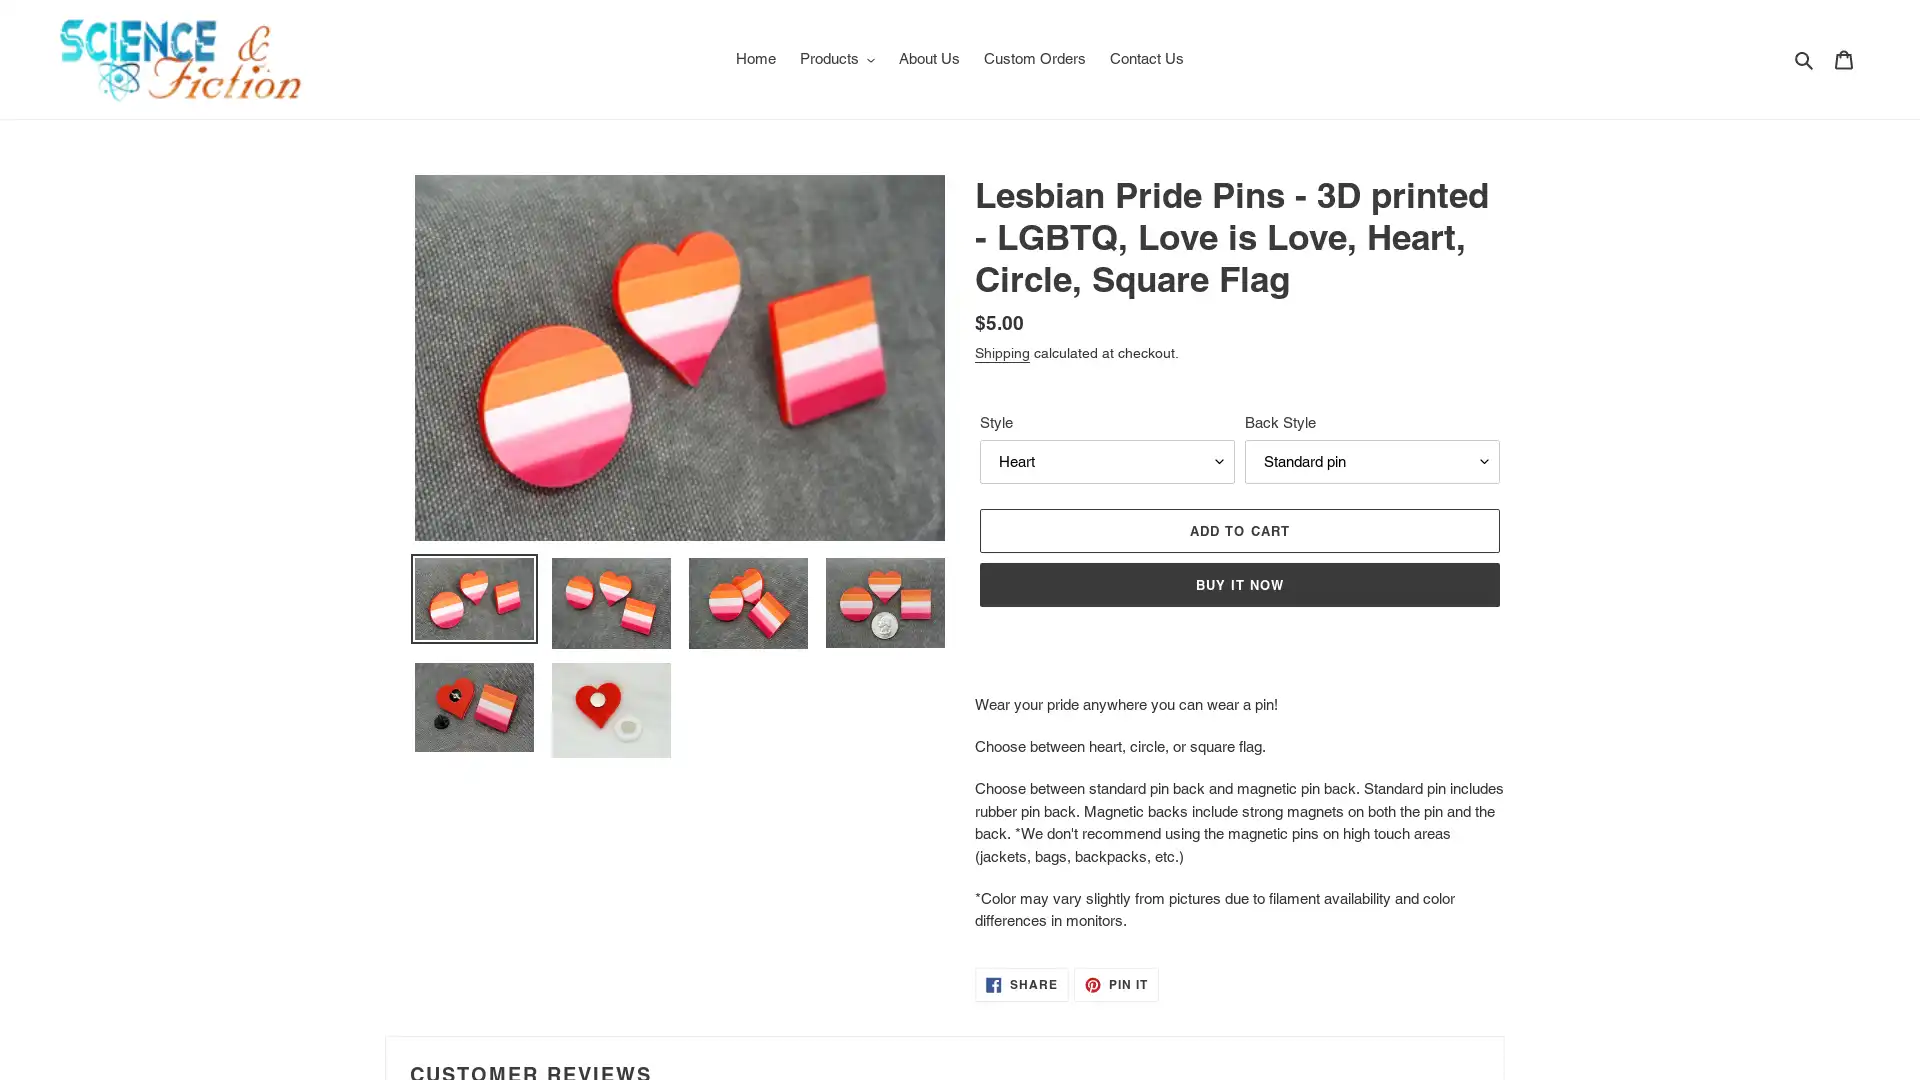 This screenshot has height=1080, width=1920. I want to click on Search, so click(1805, 57).